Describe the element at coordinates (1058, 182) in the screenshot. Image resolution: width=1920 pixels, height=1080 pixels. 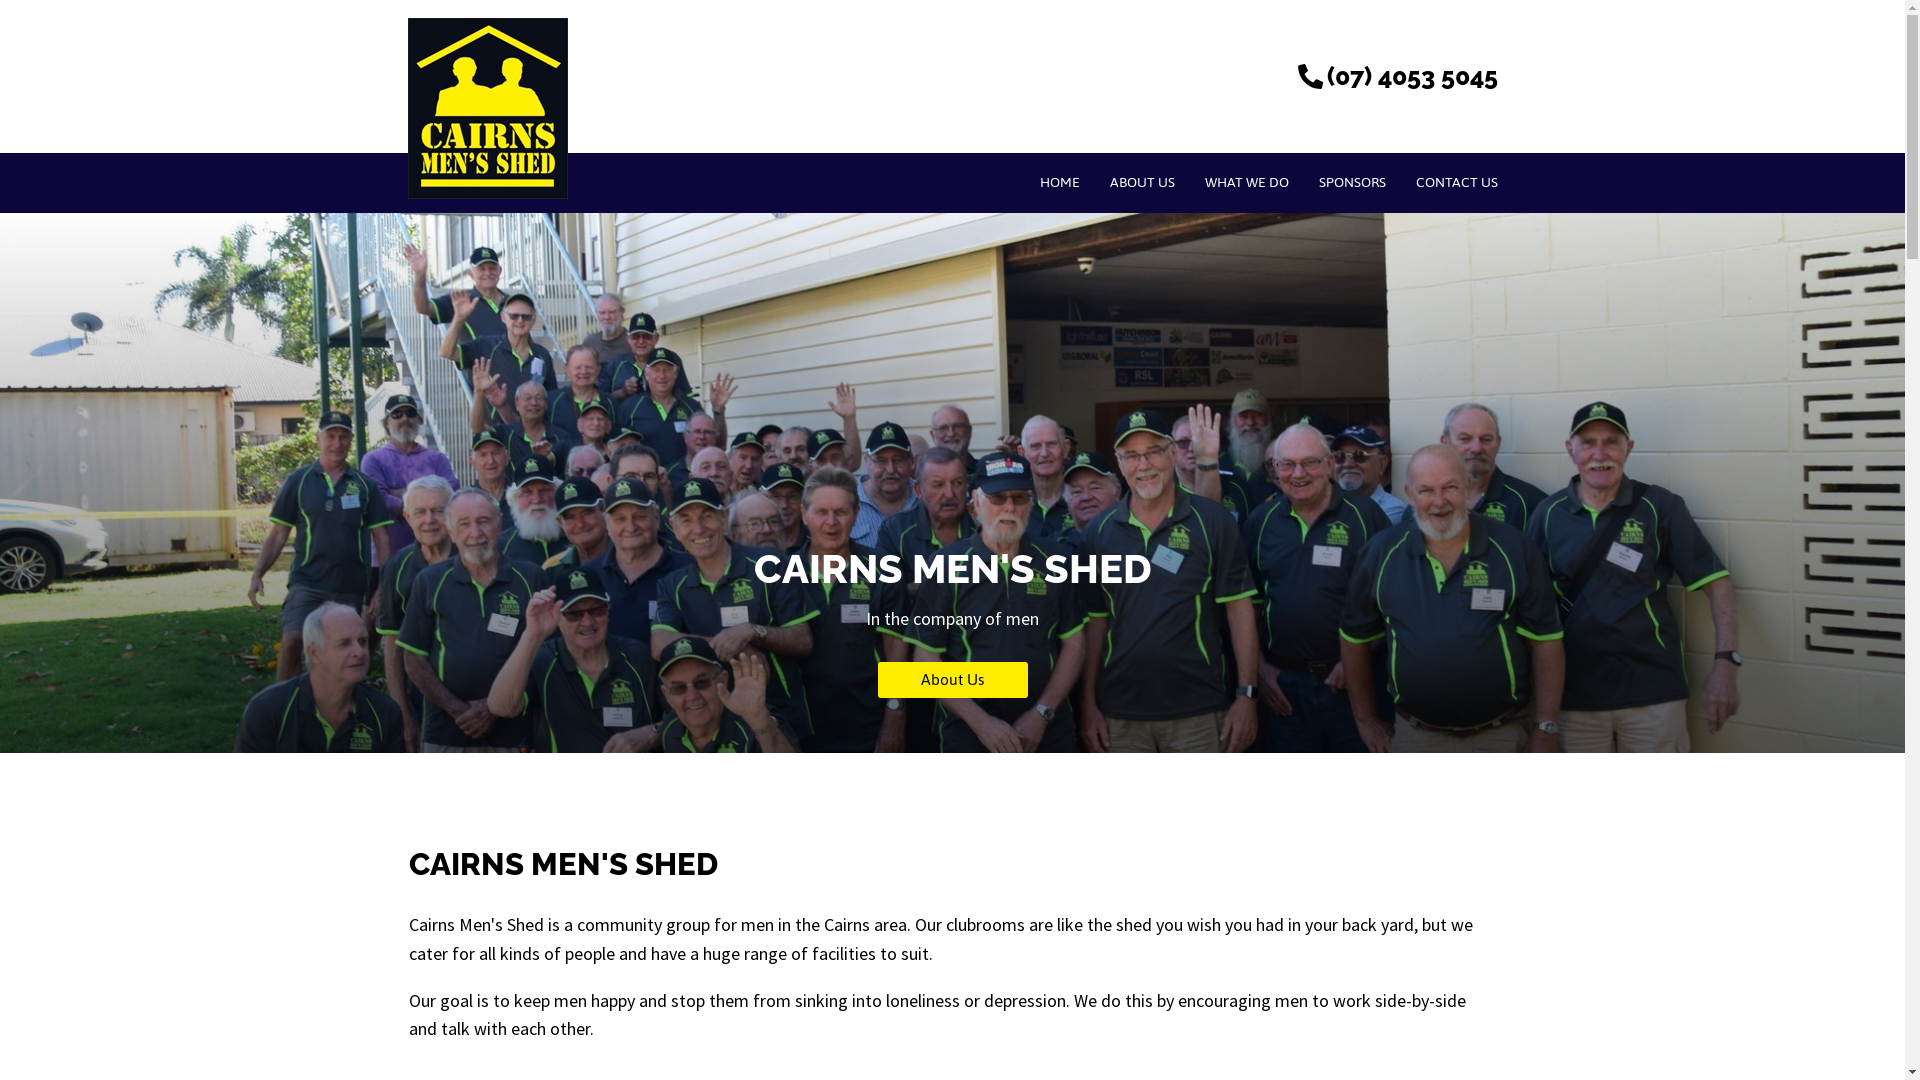
I see `'HOME'` at that location.